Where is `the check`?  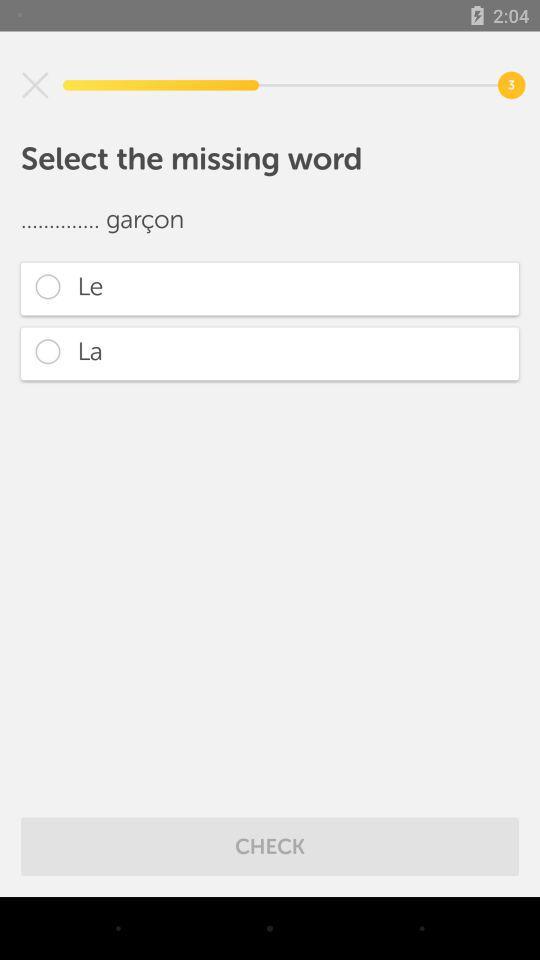
the check is located at coordinates (270, 845).